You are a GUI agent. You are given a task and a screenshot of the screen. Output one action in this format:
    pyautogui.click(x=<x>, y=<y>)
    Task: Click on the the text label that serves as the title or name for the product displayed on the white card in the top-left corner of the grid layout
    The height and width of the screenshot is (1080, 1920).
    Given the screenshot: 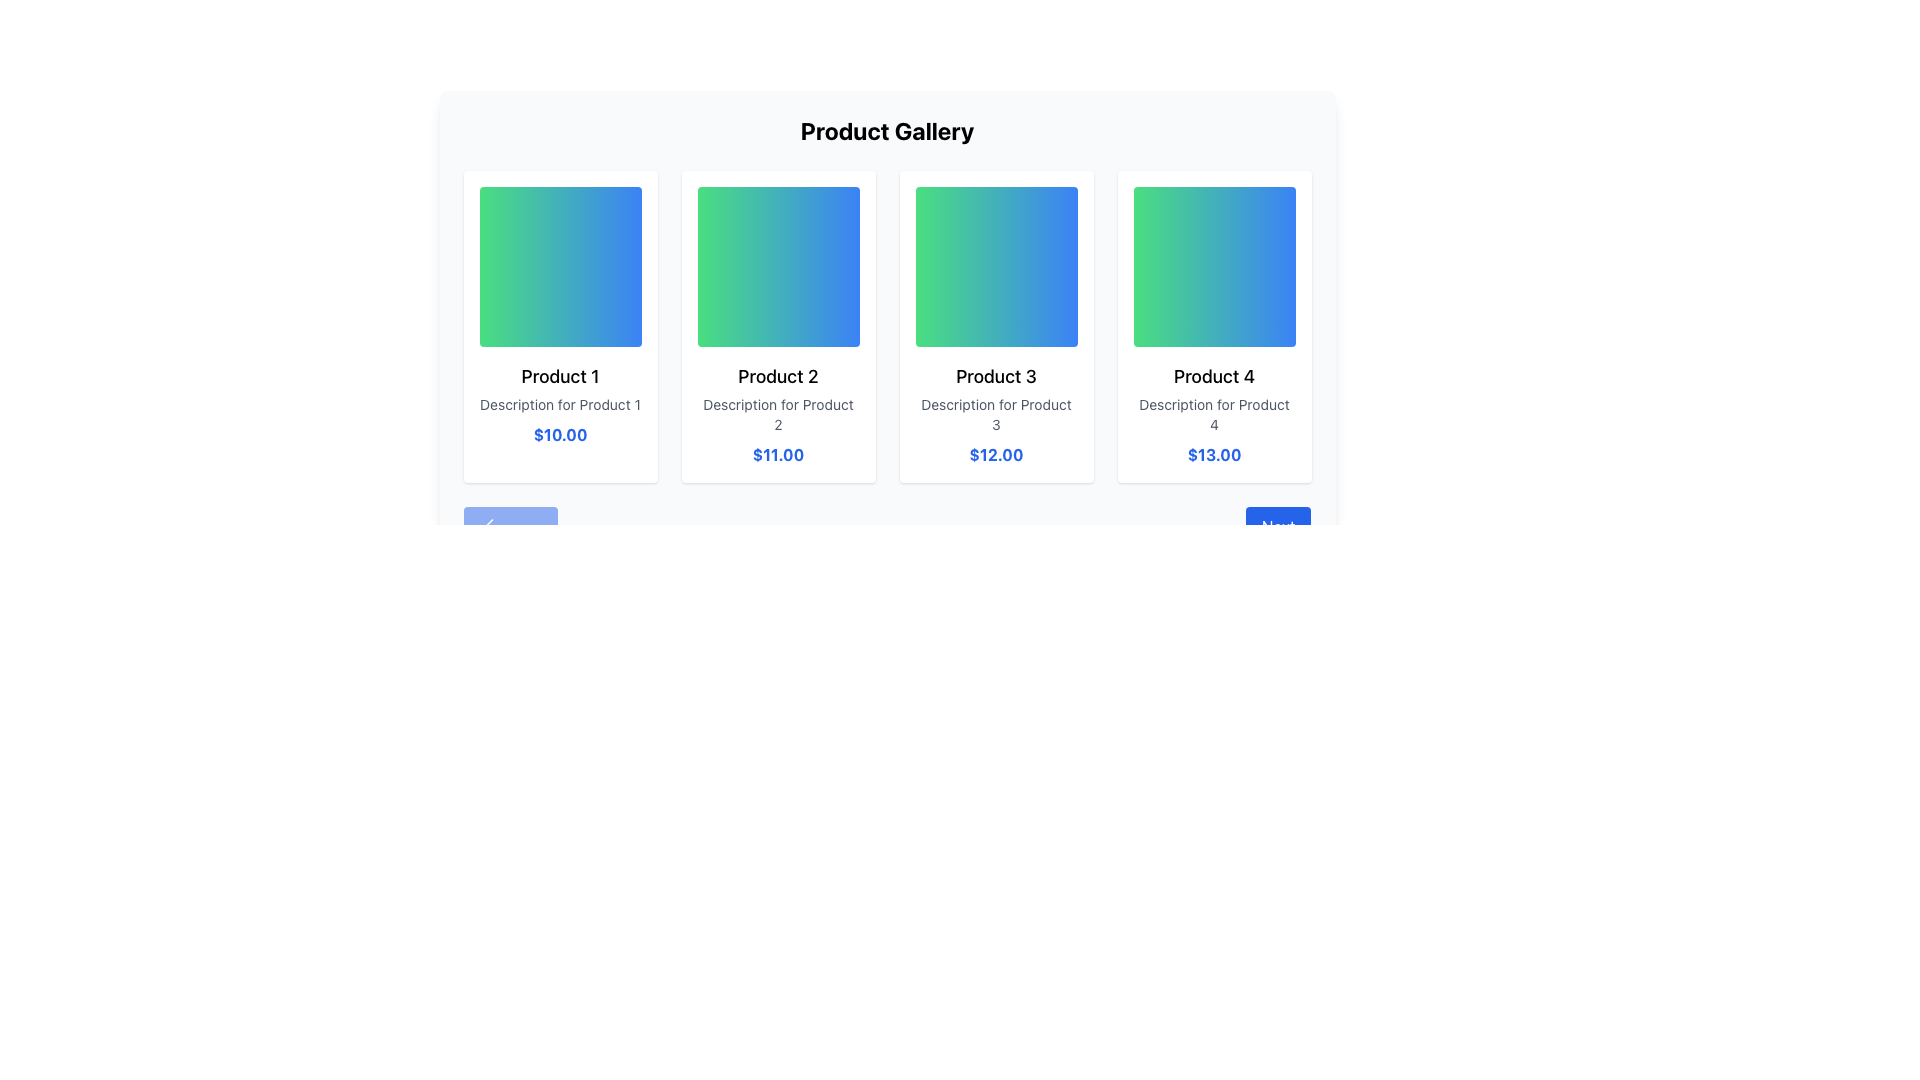 What is the action you would take?
    pyautogui.click(x=560, y=377)
    